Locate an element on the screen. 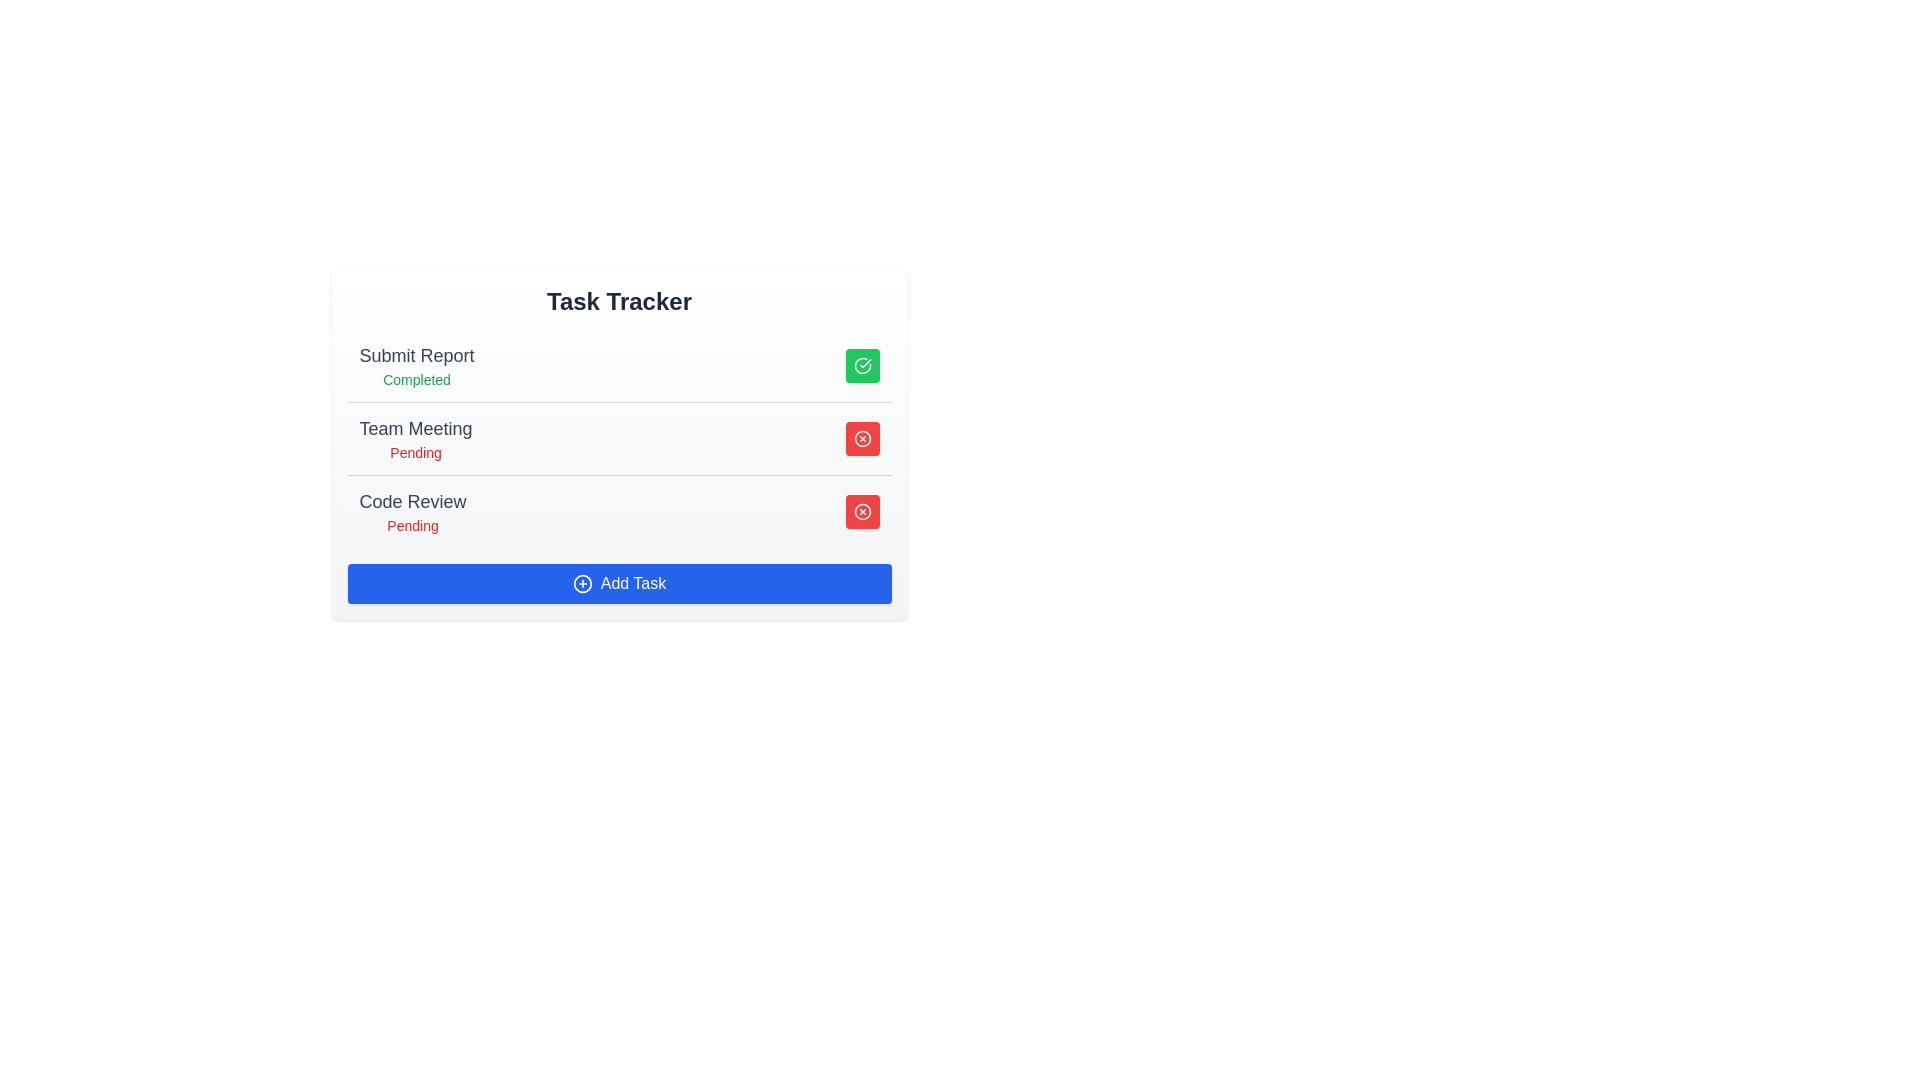 The width and height of the screenshot is (1920, 1080). the Icon button is located at coordinates (862, 438).